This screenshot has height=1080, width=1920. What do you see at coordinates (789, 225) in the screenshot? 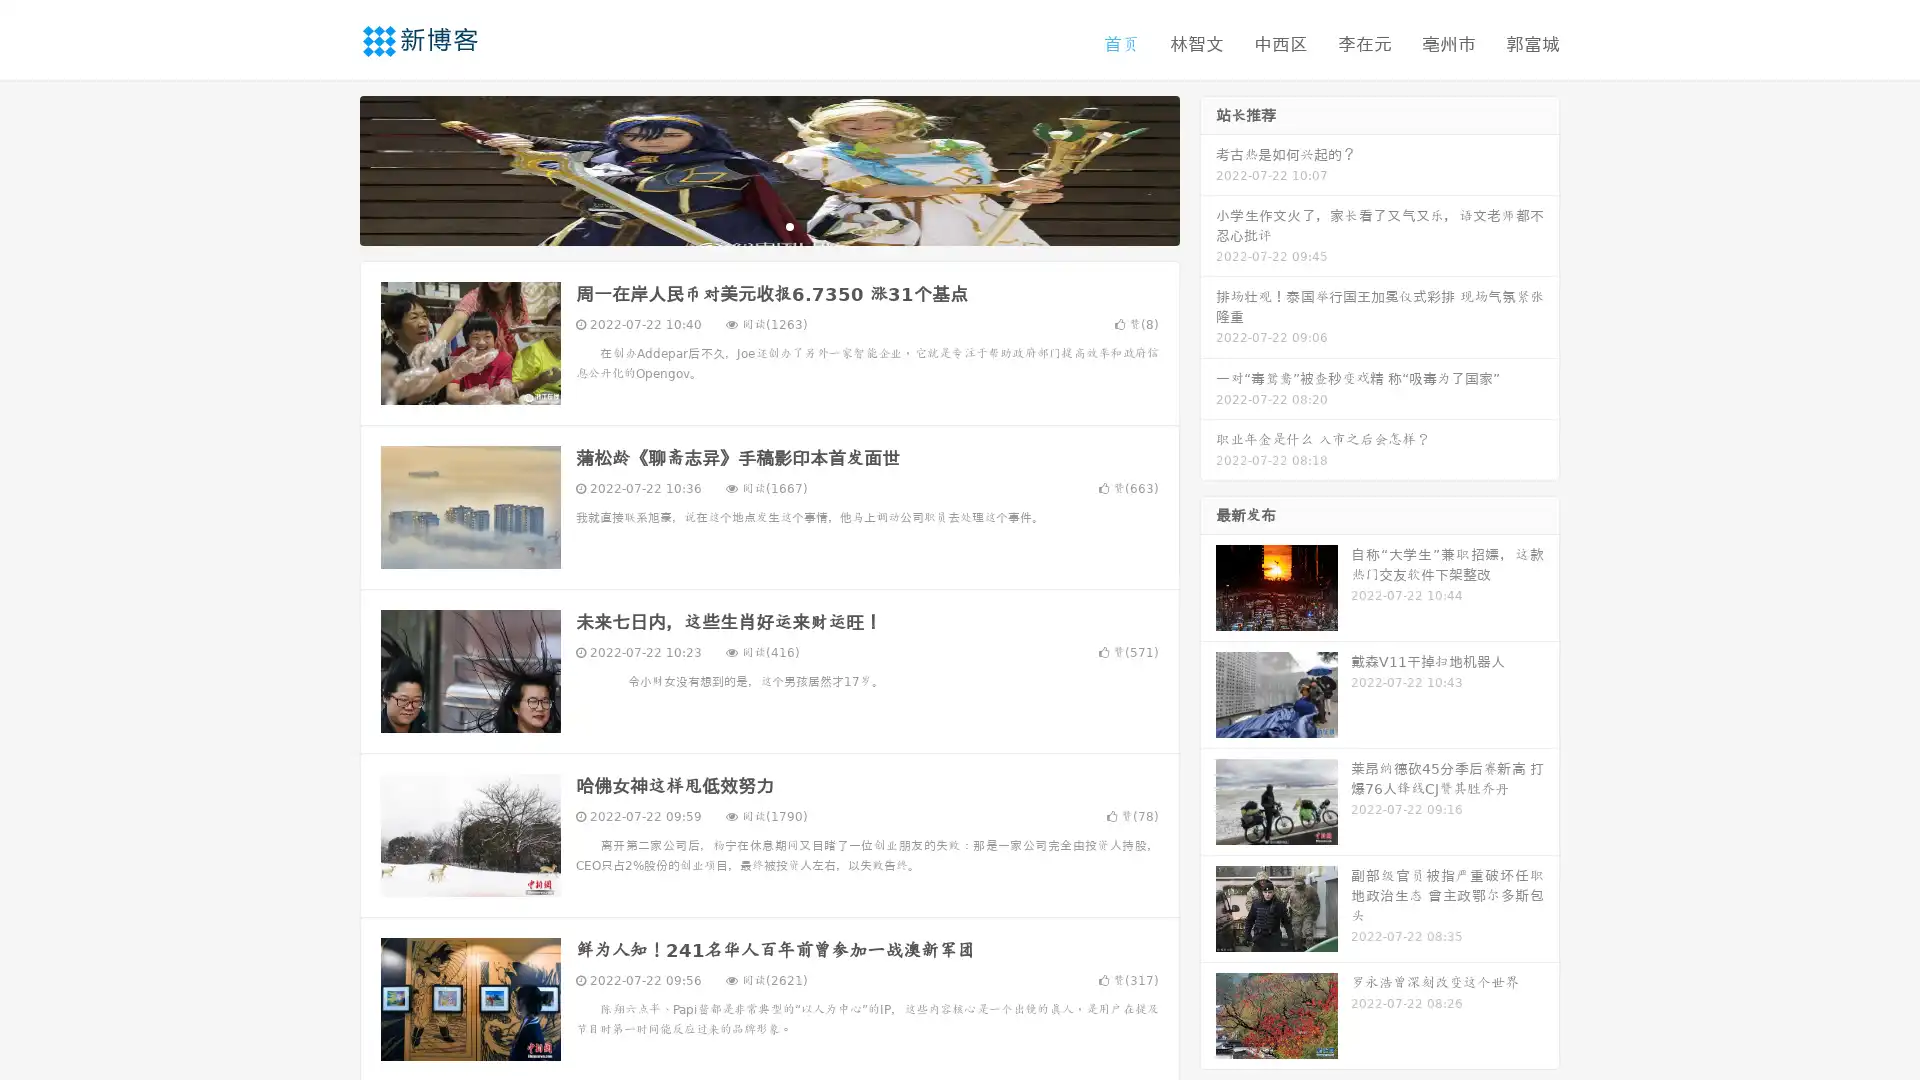
I see `Go to slide 3` at bounding box center [789, 225].